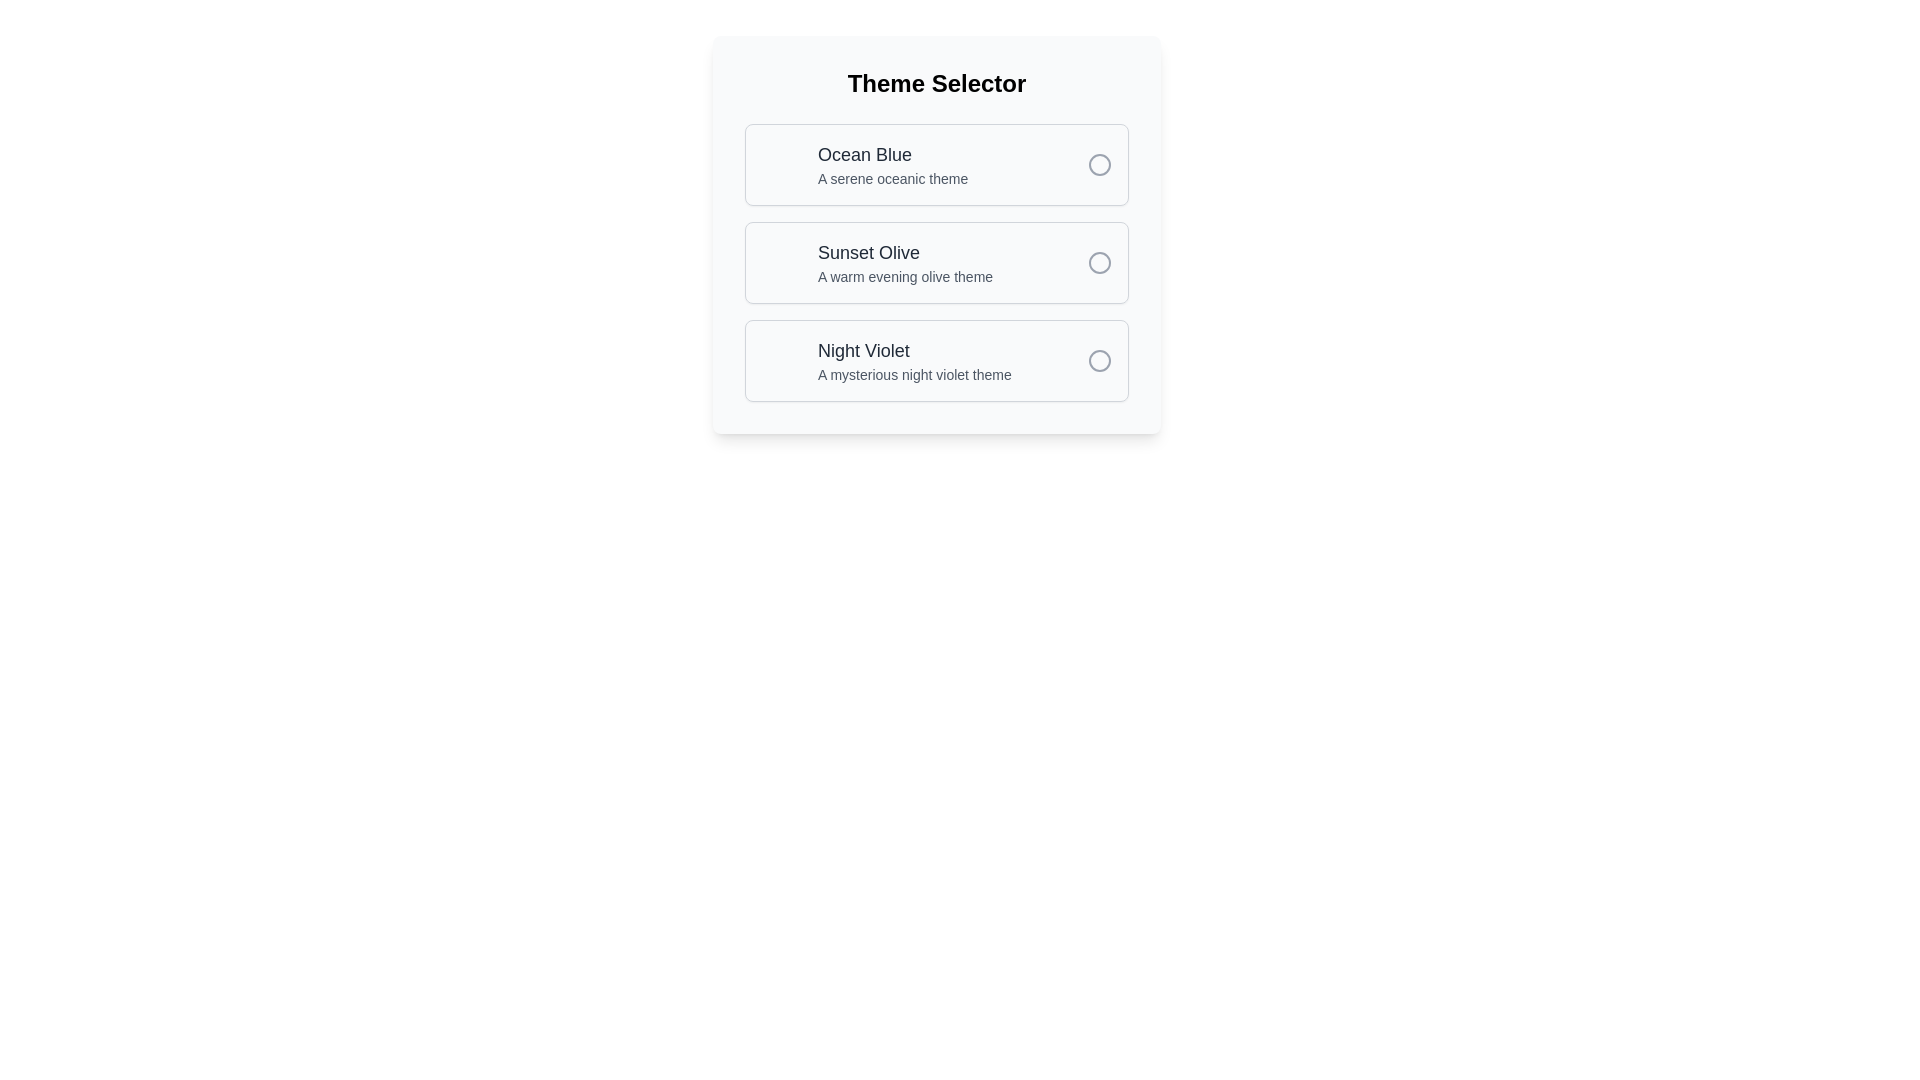 The image size is (1920, 1080). What do you see at coordinates (1098, 164) in the screenshot?
I see `the 'Ocean Blue' themed radio button` at bounding box center [1098, 164].